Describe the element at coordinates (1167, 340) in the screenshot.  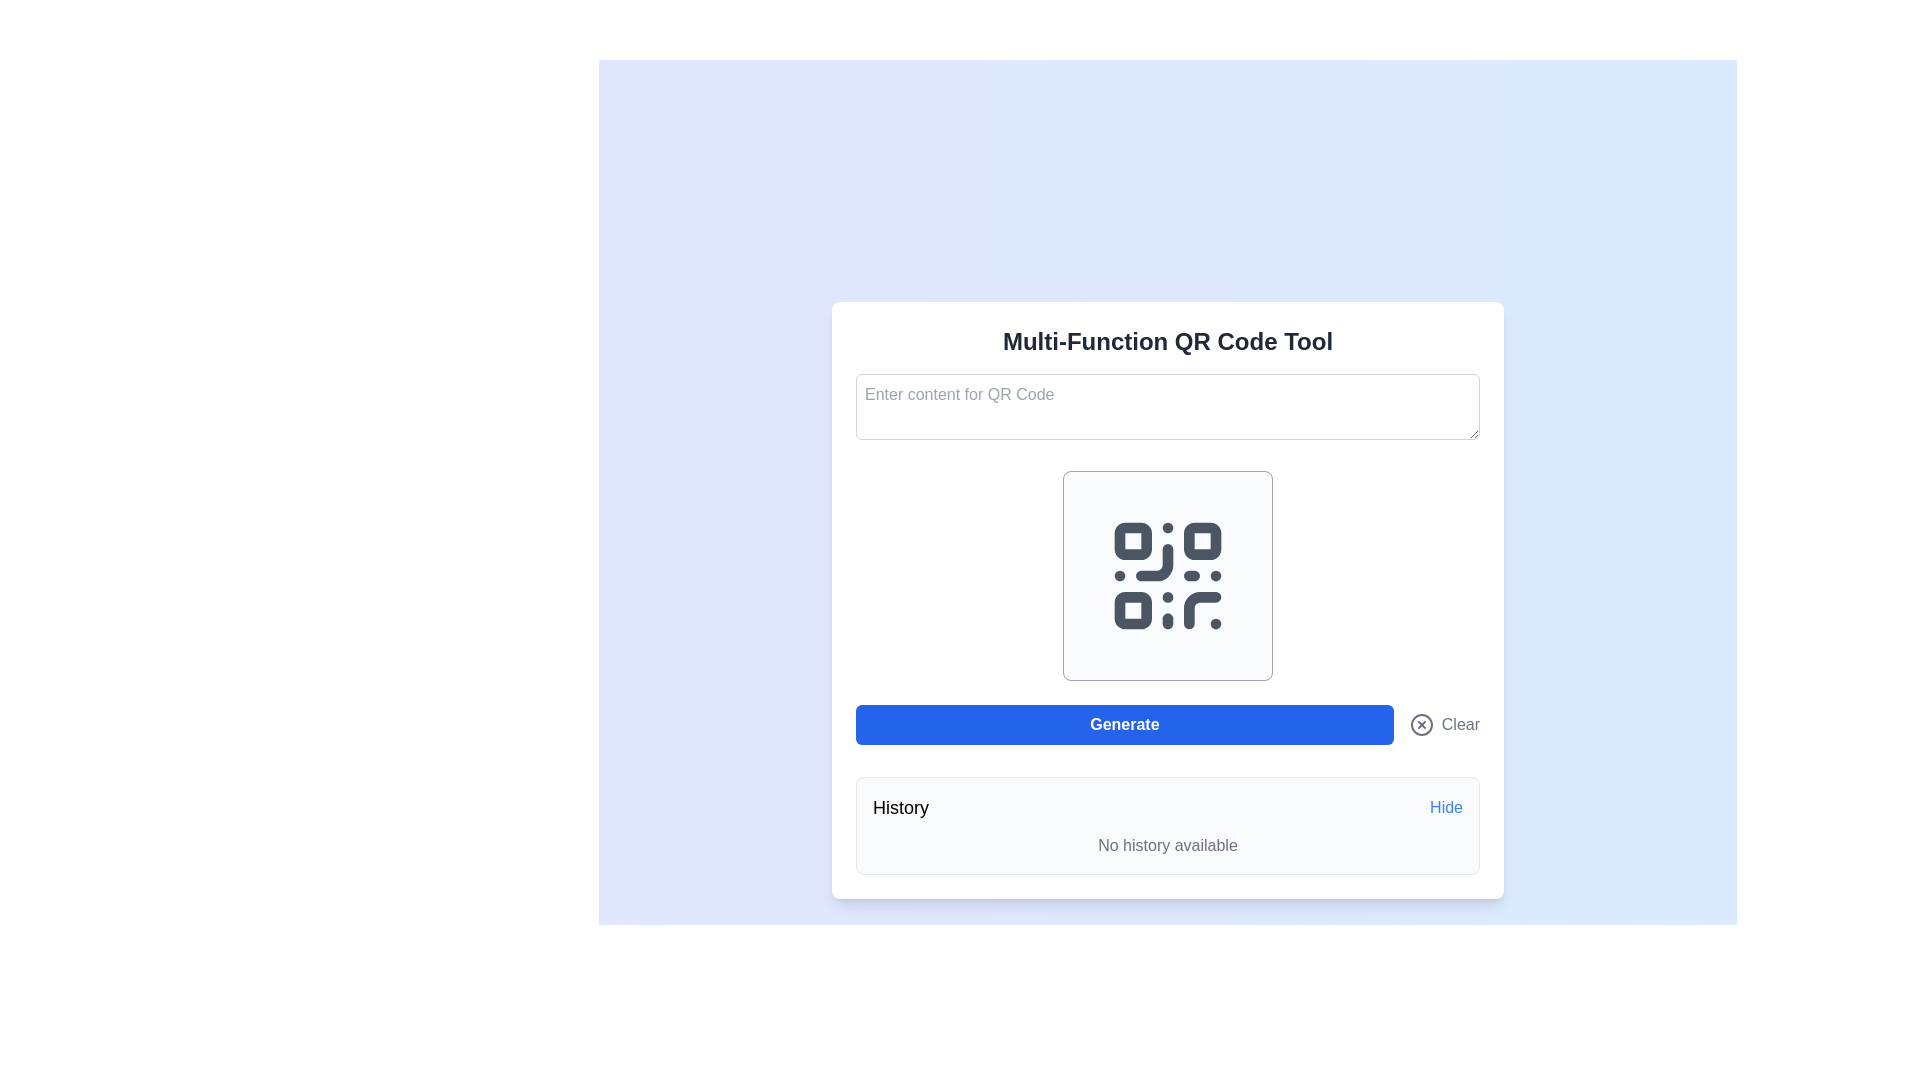
I see `text from the header label positioned at the top of the interface, which indicates the application's purpose` at that location.